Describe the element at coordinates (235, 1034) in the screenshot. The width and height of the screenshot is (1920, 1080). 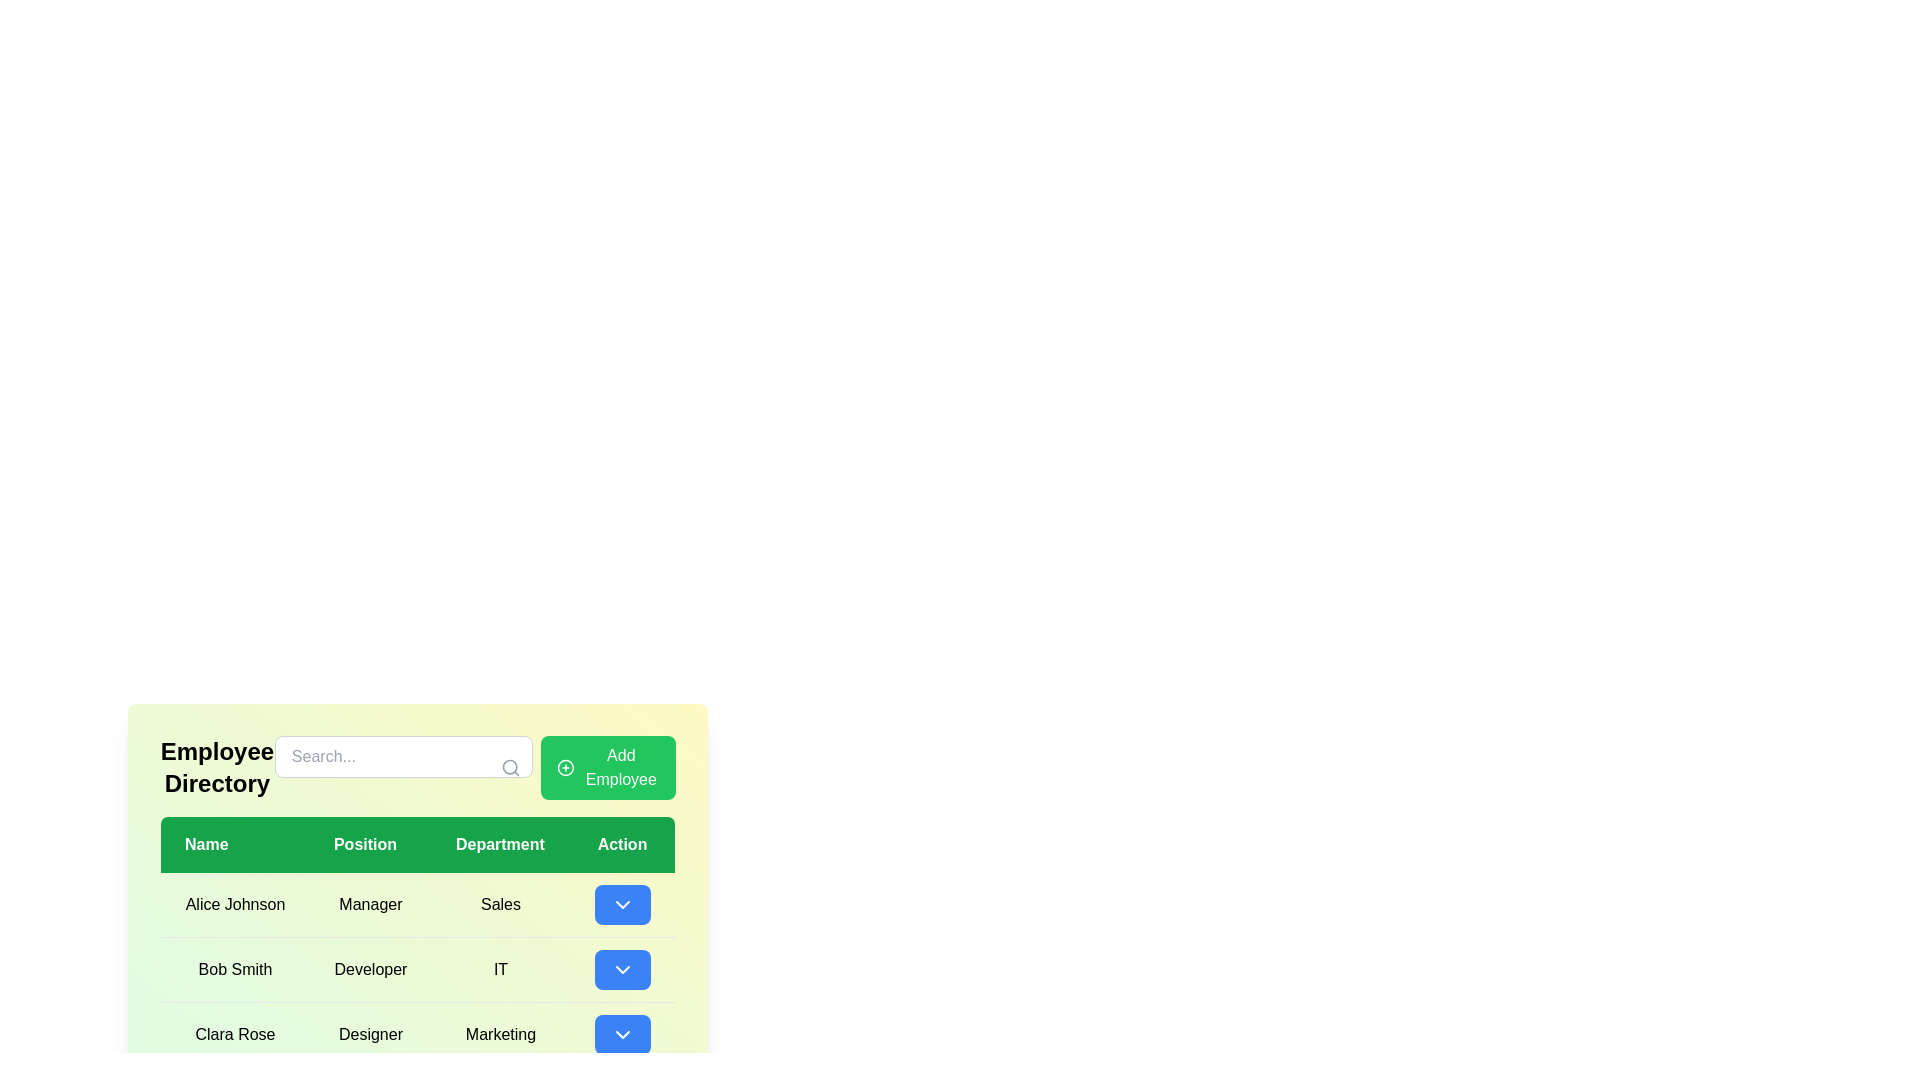
I see `the text label displaying 'Clara Rose' in a green-tinted rectangular cell within the last row of the table under the 'Name' column` at that location.